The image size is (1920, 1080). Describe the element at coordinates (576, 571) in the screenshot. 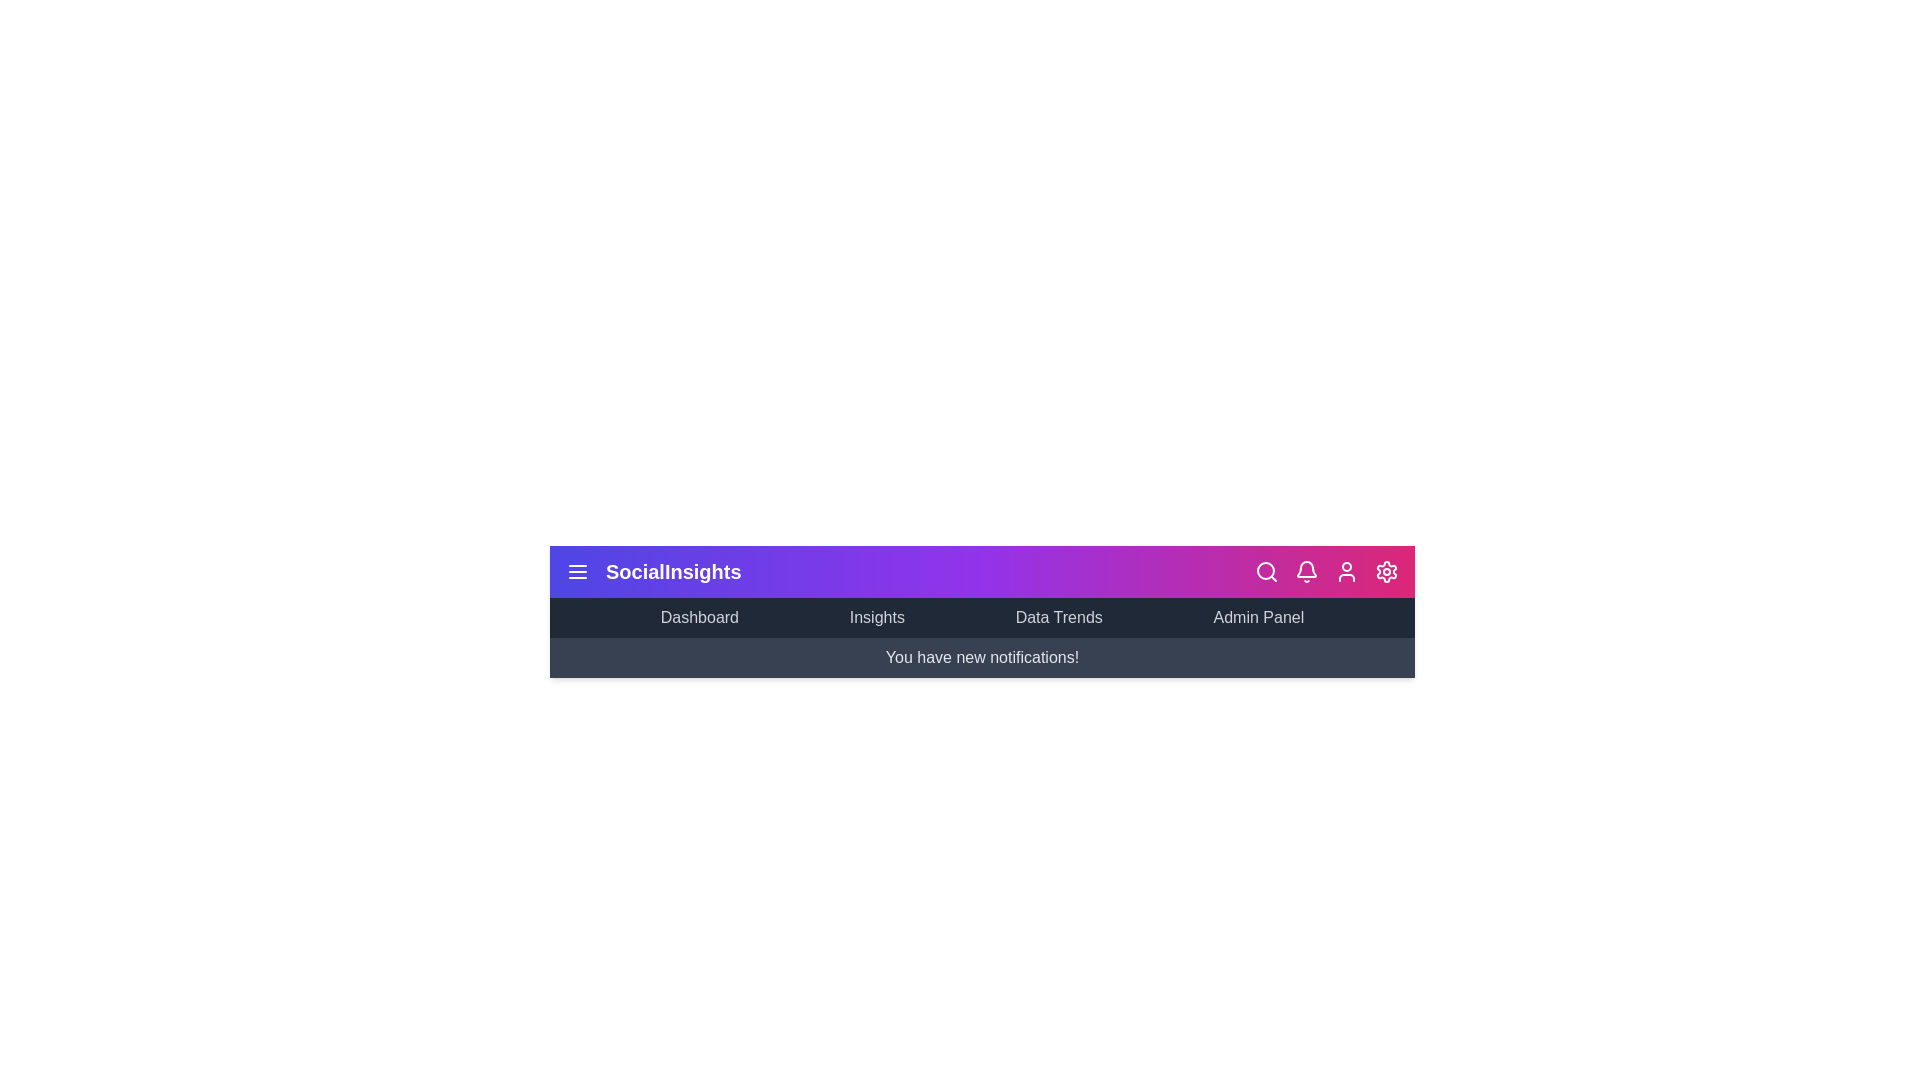

I see `the menu icon to toggle the menu visibility` at that location.